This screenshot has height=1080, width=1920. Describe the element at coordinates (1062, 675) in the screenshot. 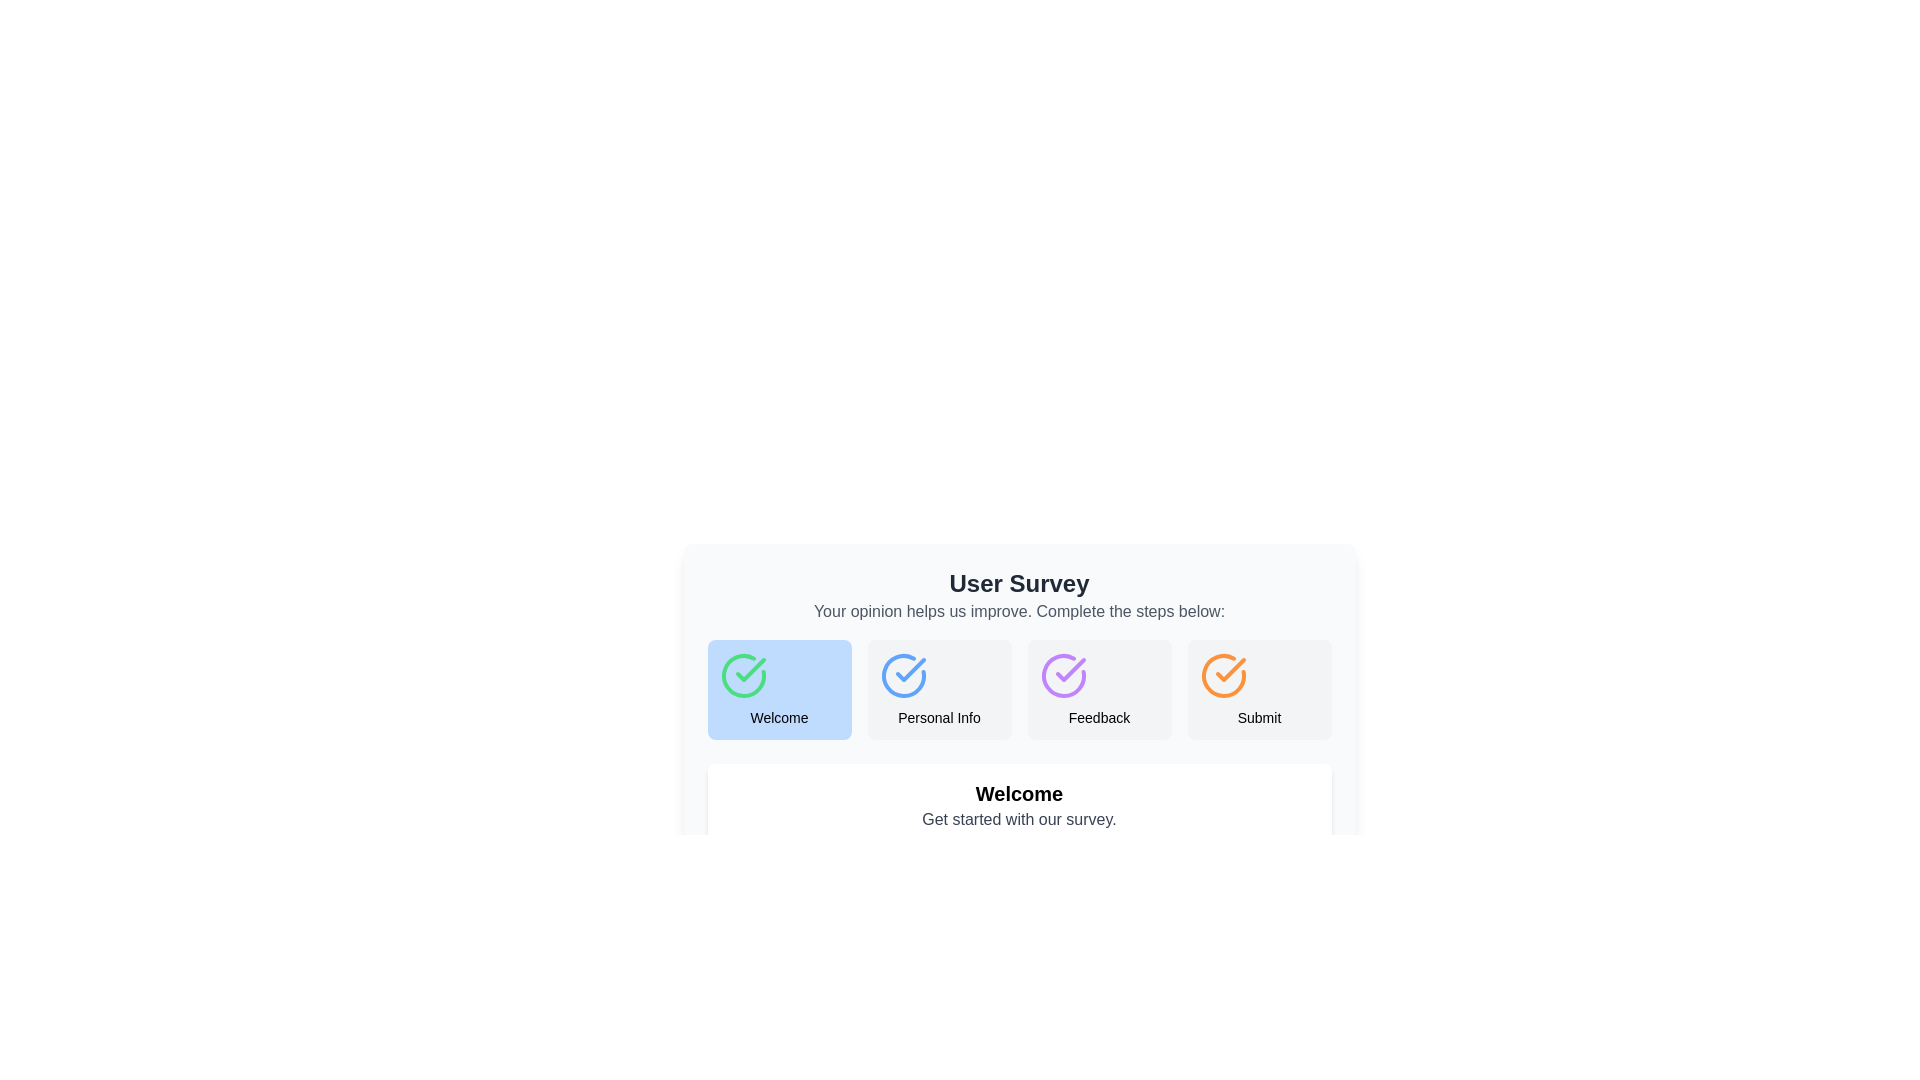

I see `the circular purple icon with a checkmark inside, located in the third column of the icons under the 'User Survey' header in the 'Feedback' section` at that location.